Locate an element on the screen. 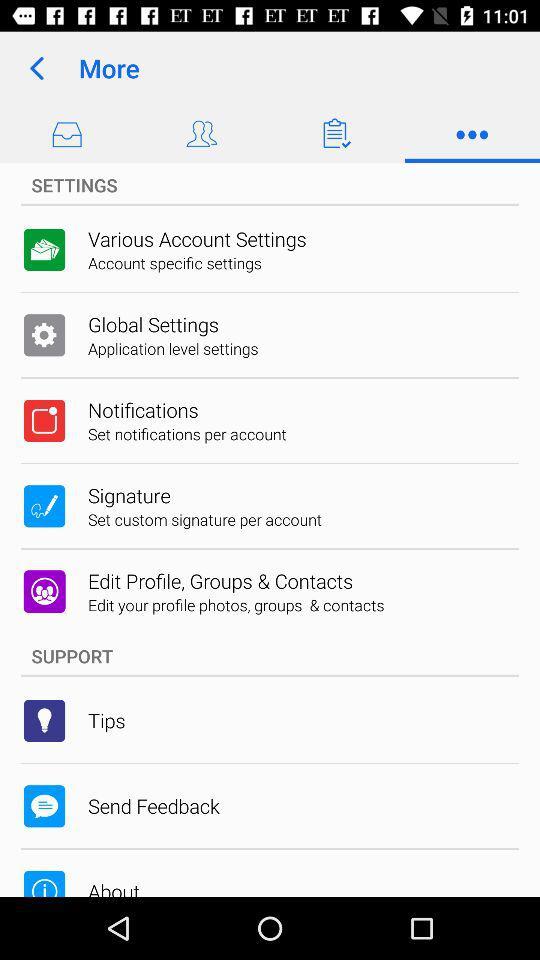 Image resolution: width=540 pixels, height=960 pixels. the item next to more item is located at coordinates (36, 68).